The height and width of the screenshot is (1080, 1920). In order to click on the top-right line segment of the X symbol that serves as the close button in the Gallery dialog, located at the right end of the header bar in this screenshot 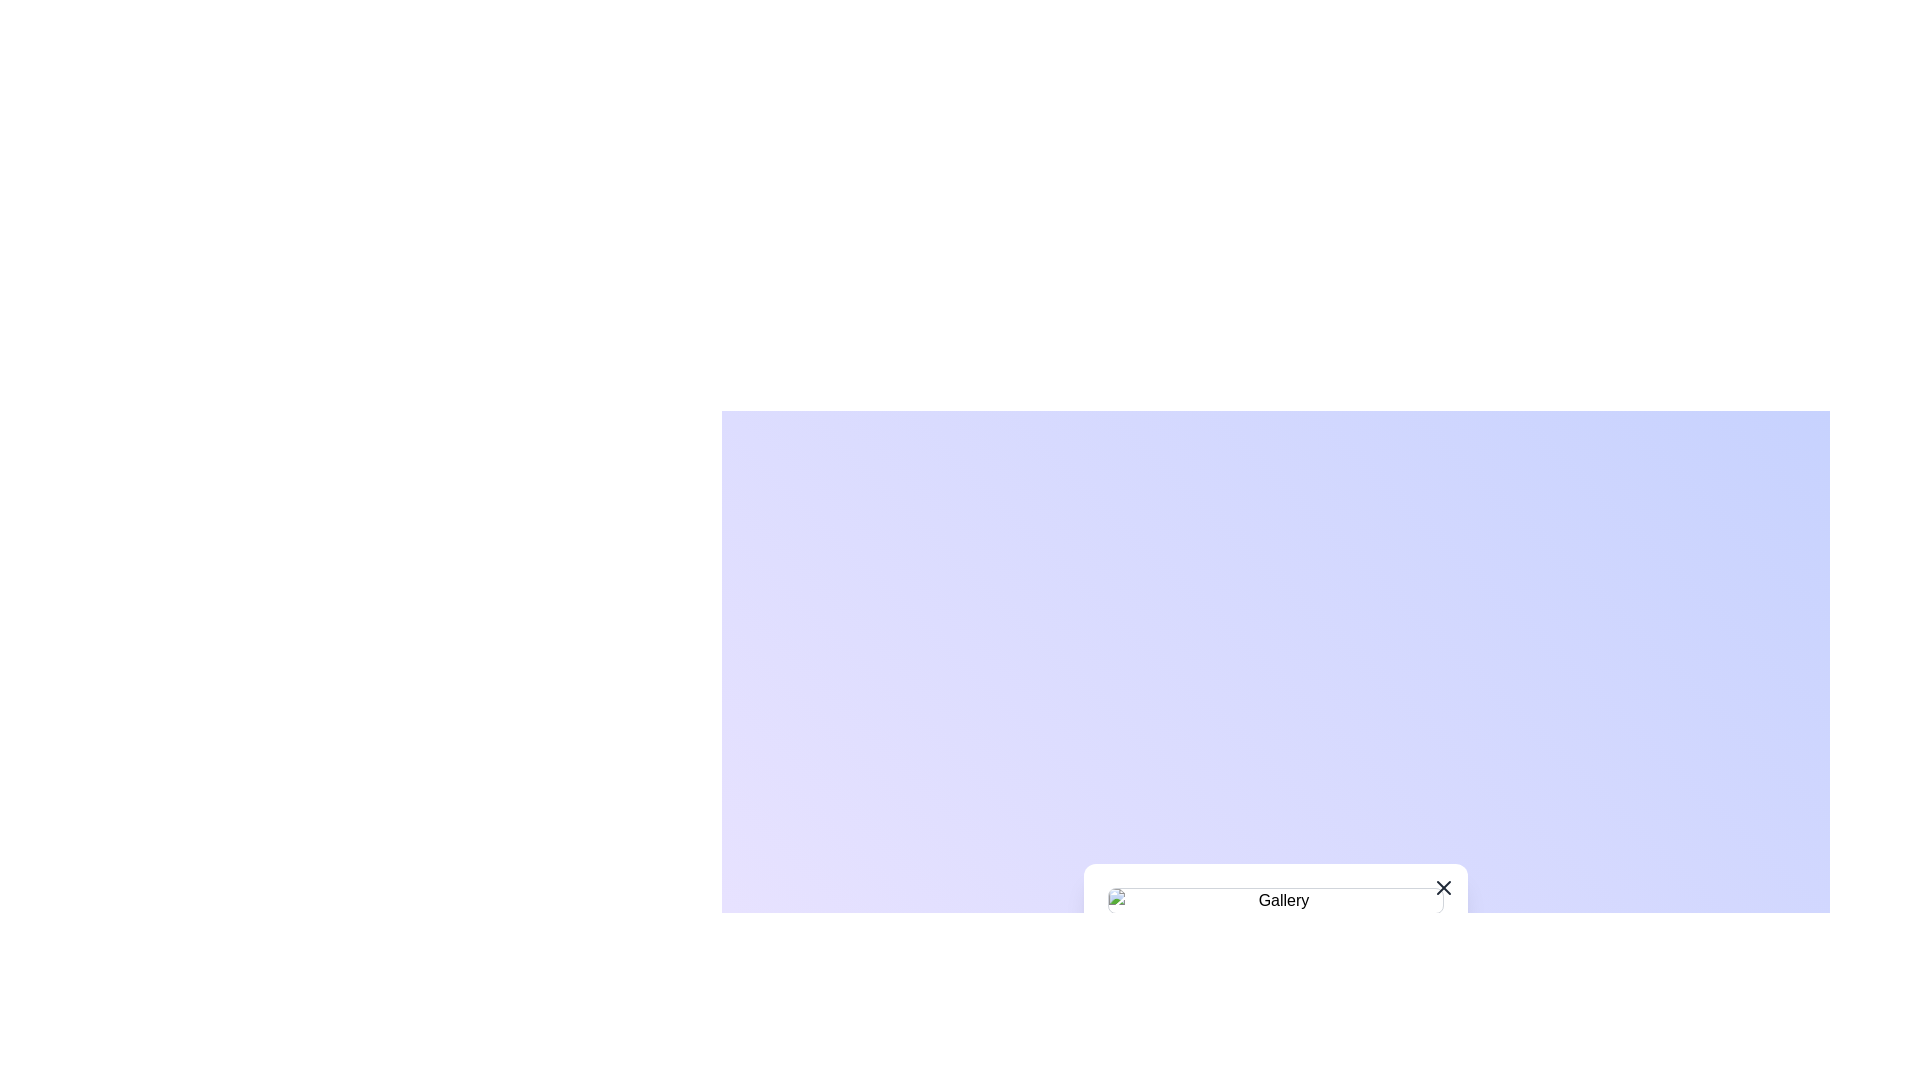, I will do `click(1444, 886)`.